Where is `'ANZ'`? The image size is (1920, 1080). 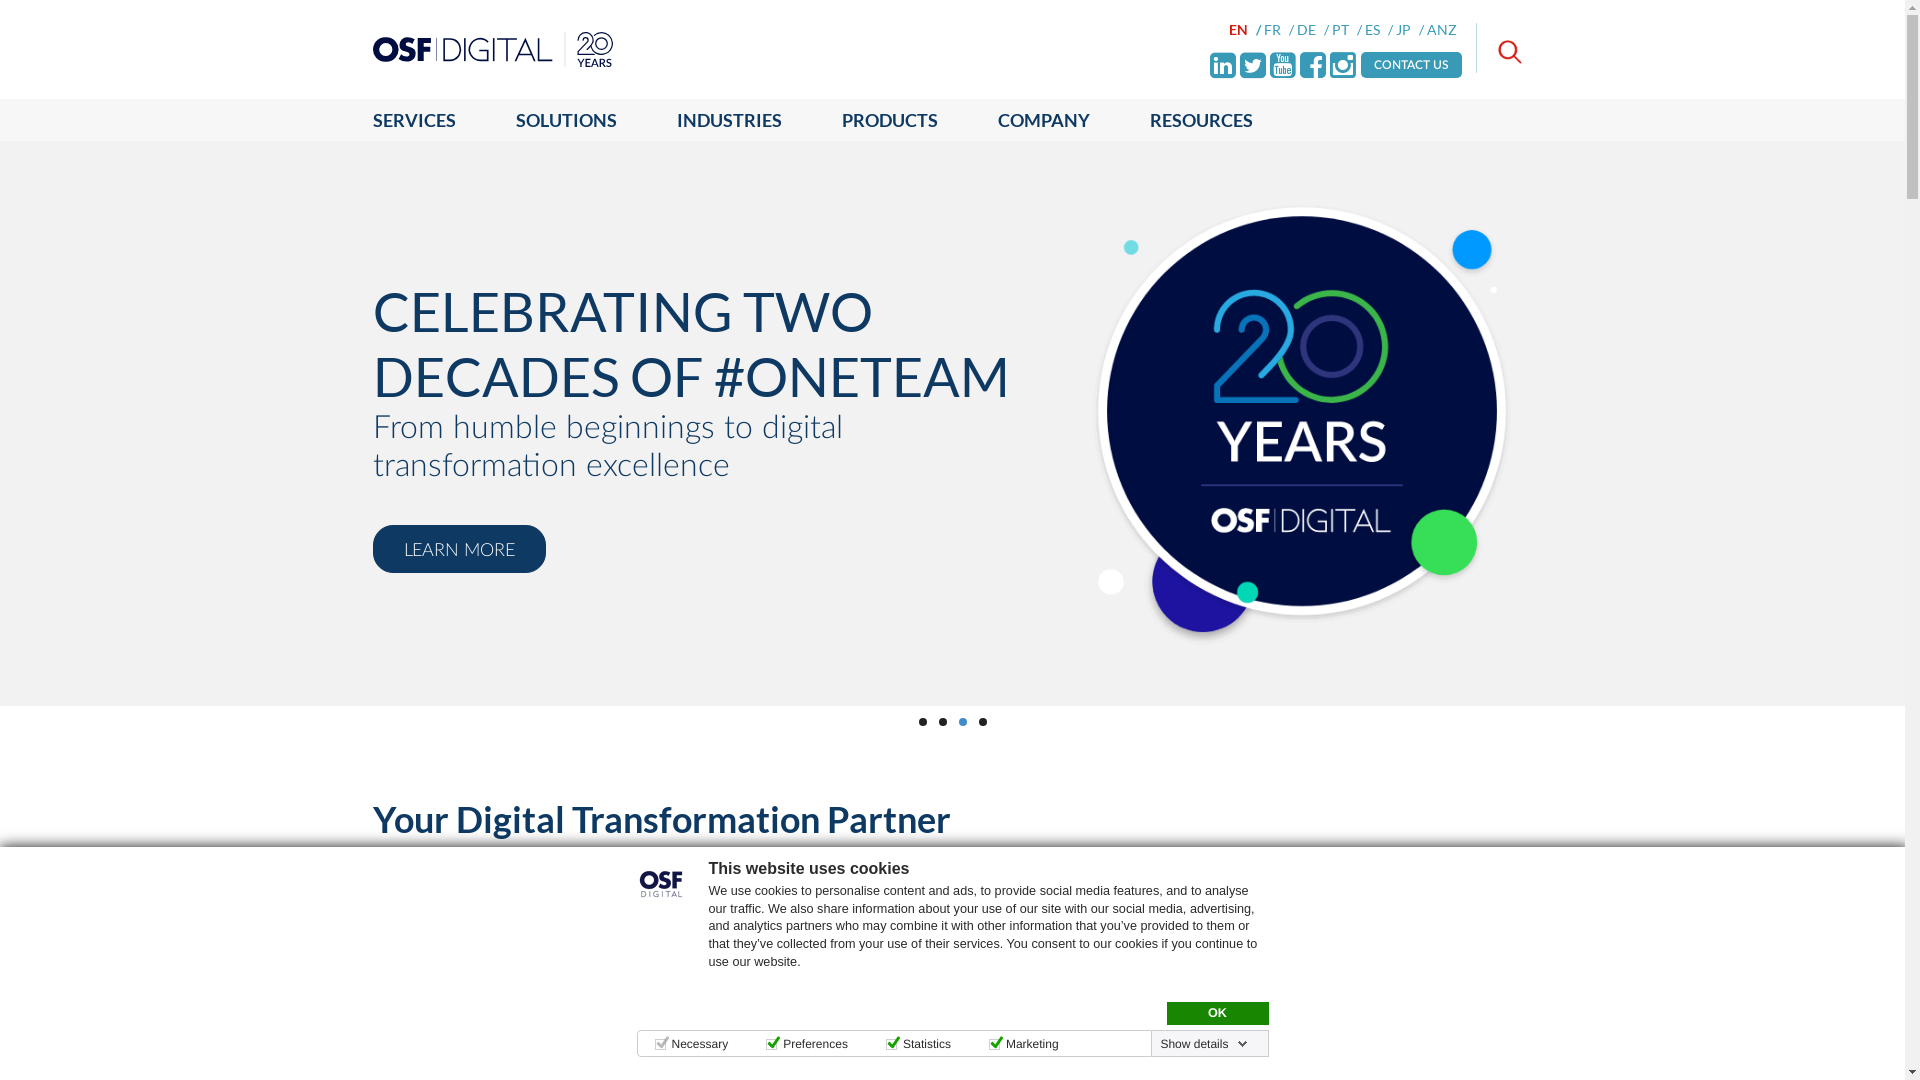 'ANZ' is located at coordinates (1444, 29).